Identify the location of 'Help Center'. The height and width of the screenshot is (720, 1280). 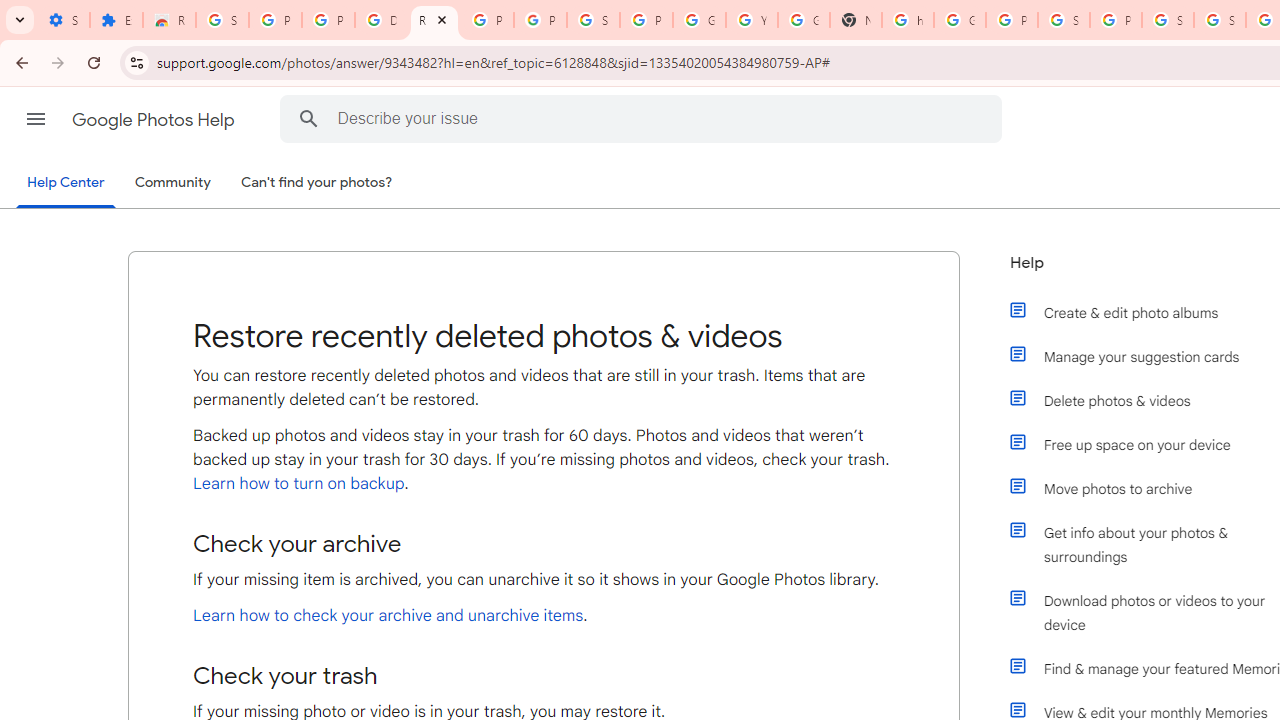
(65, 183).